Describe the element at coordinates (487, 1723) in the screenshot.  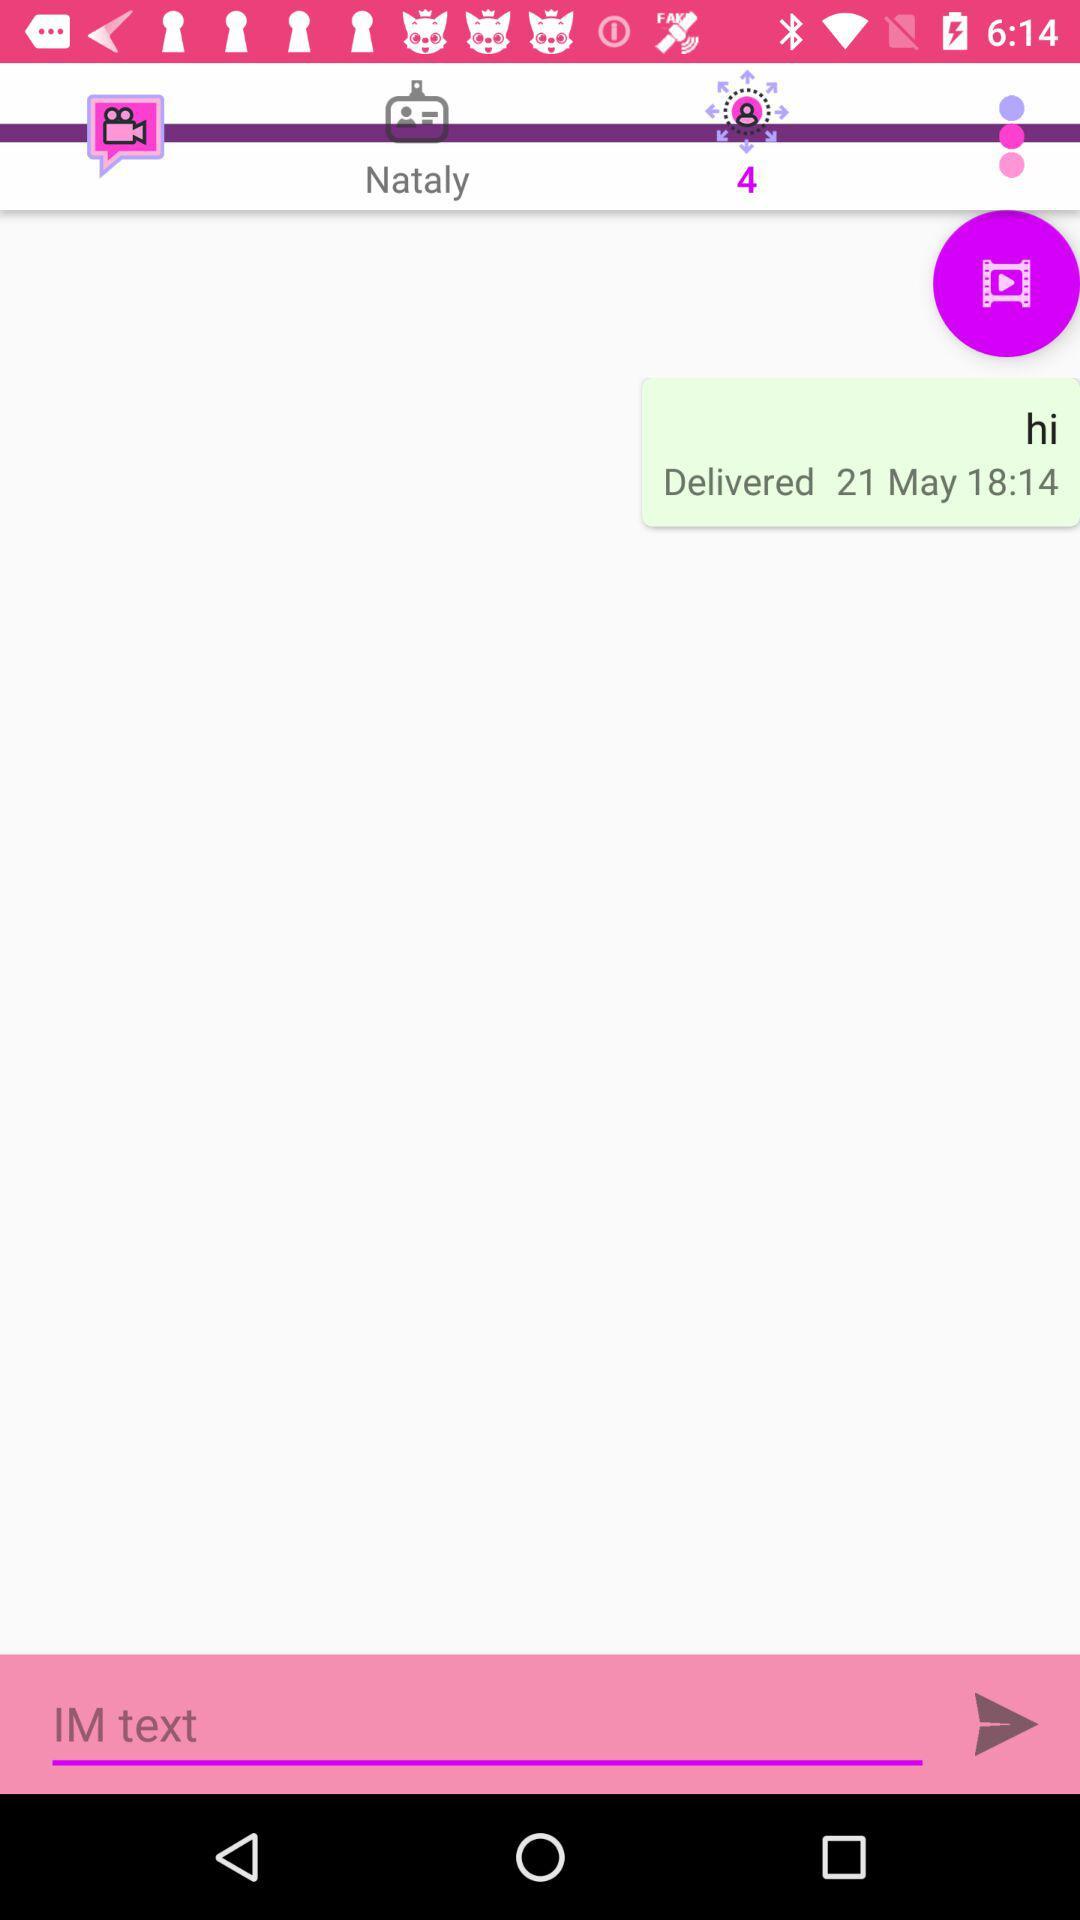
I see `write im text` at that location.